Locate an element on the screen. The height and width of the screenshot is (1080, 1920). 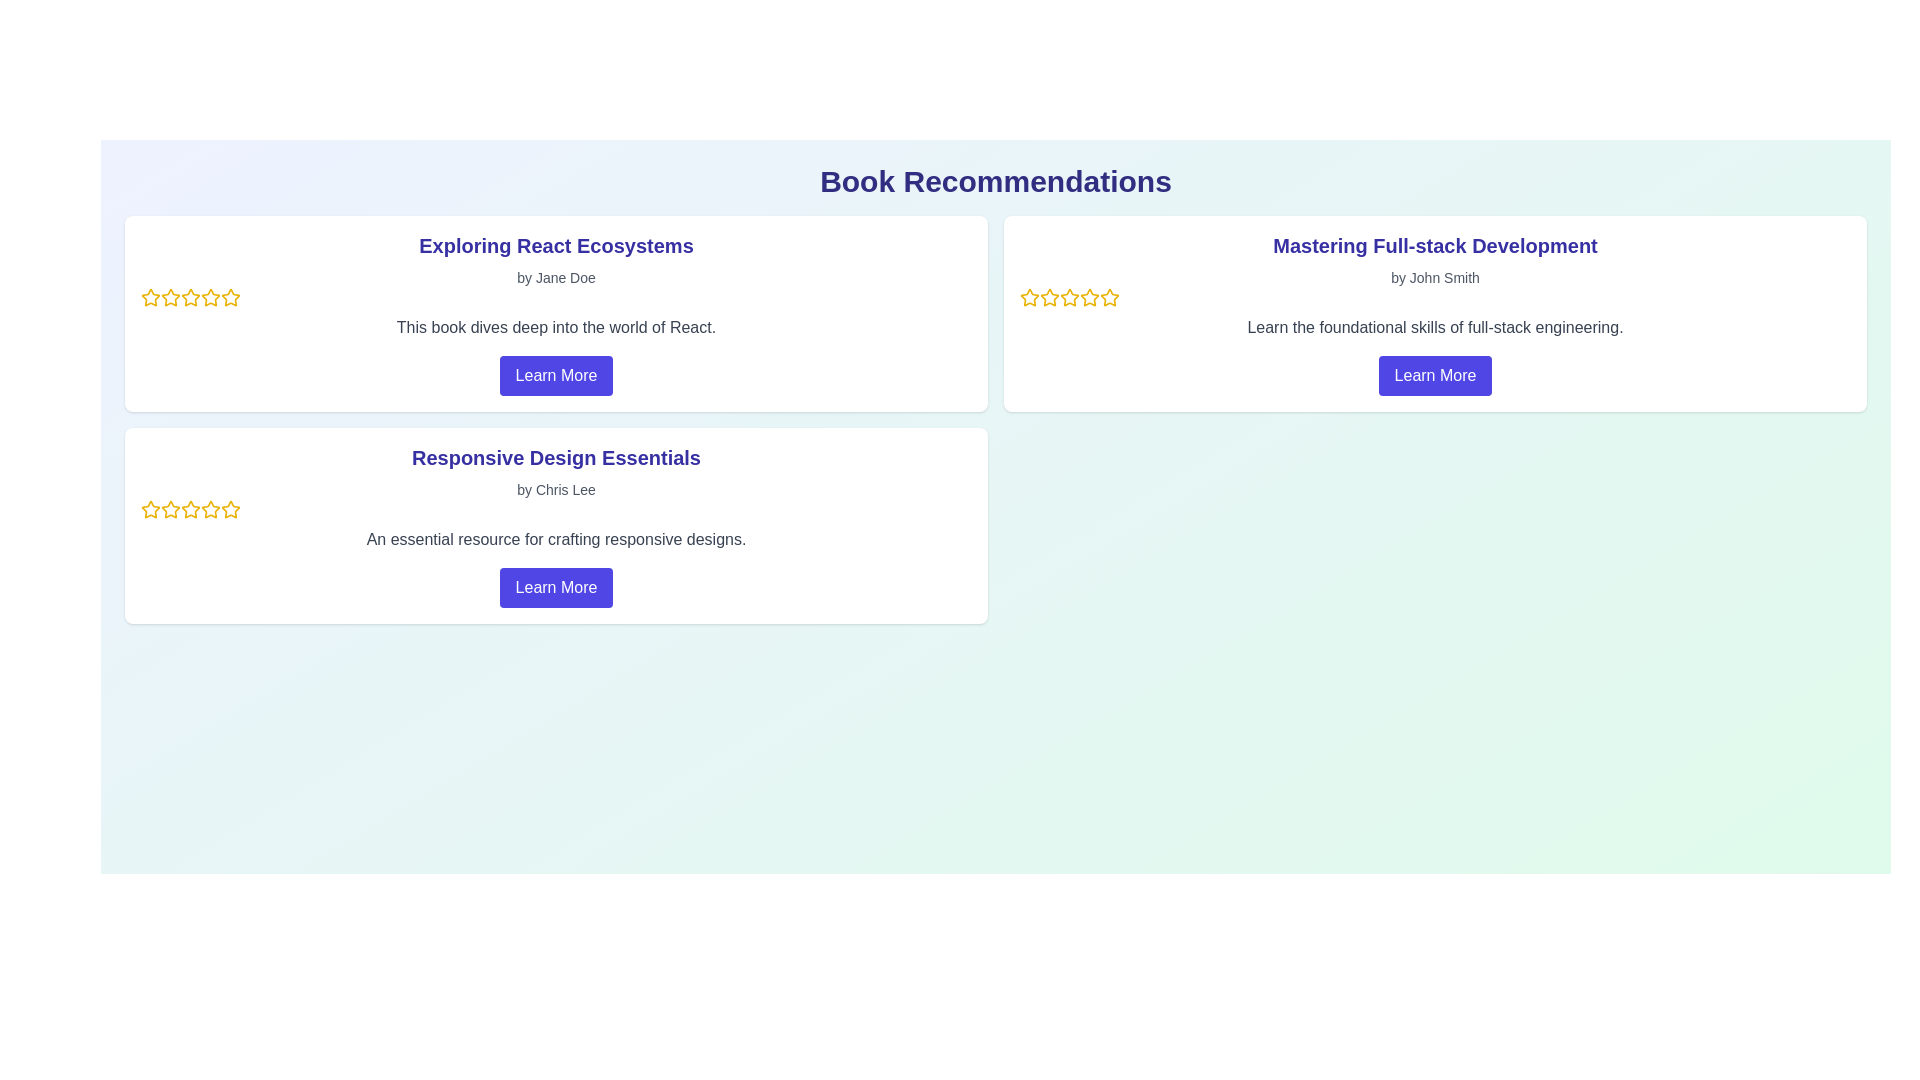
the third yellow star with a hollow center in the rating component for the card titled 'Mastering Full-stack Development' is located at coordinates (1069, 297).